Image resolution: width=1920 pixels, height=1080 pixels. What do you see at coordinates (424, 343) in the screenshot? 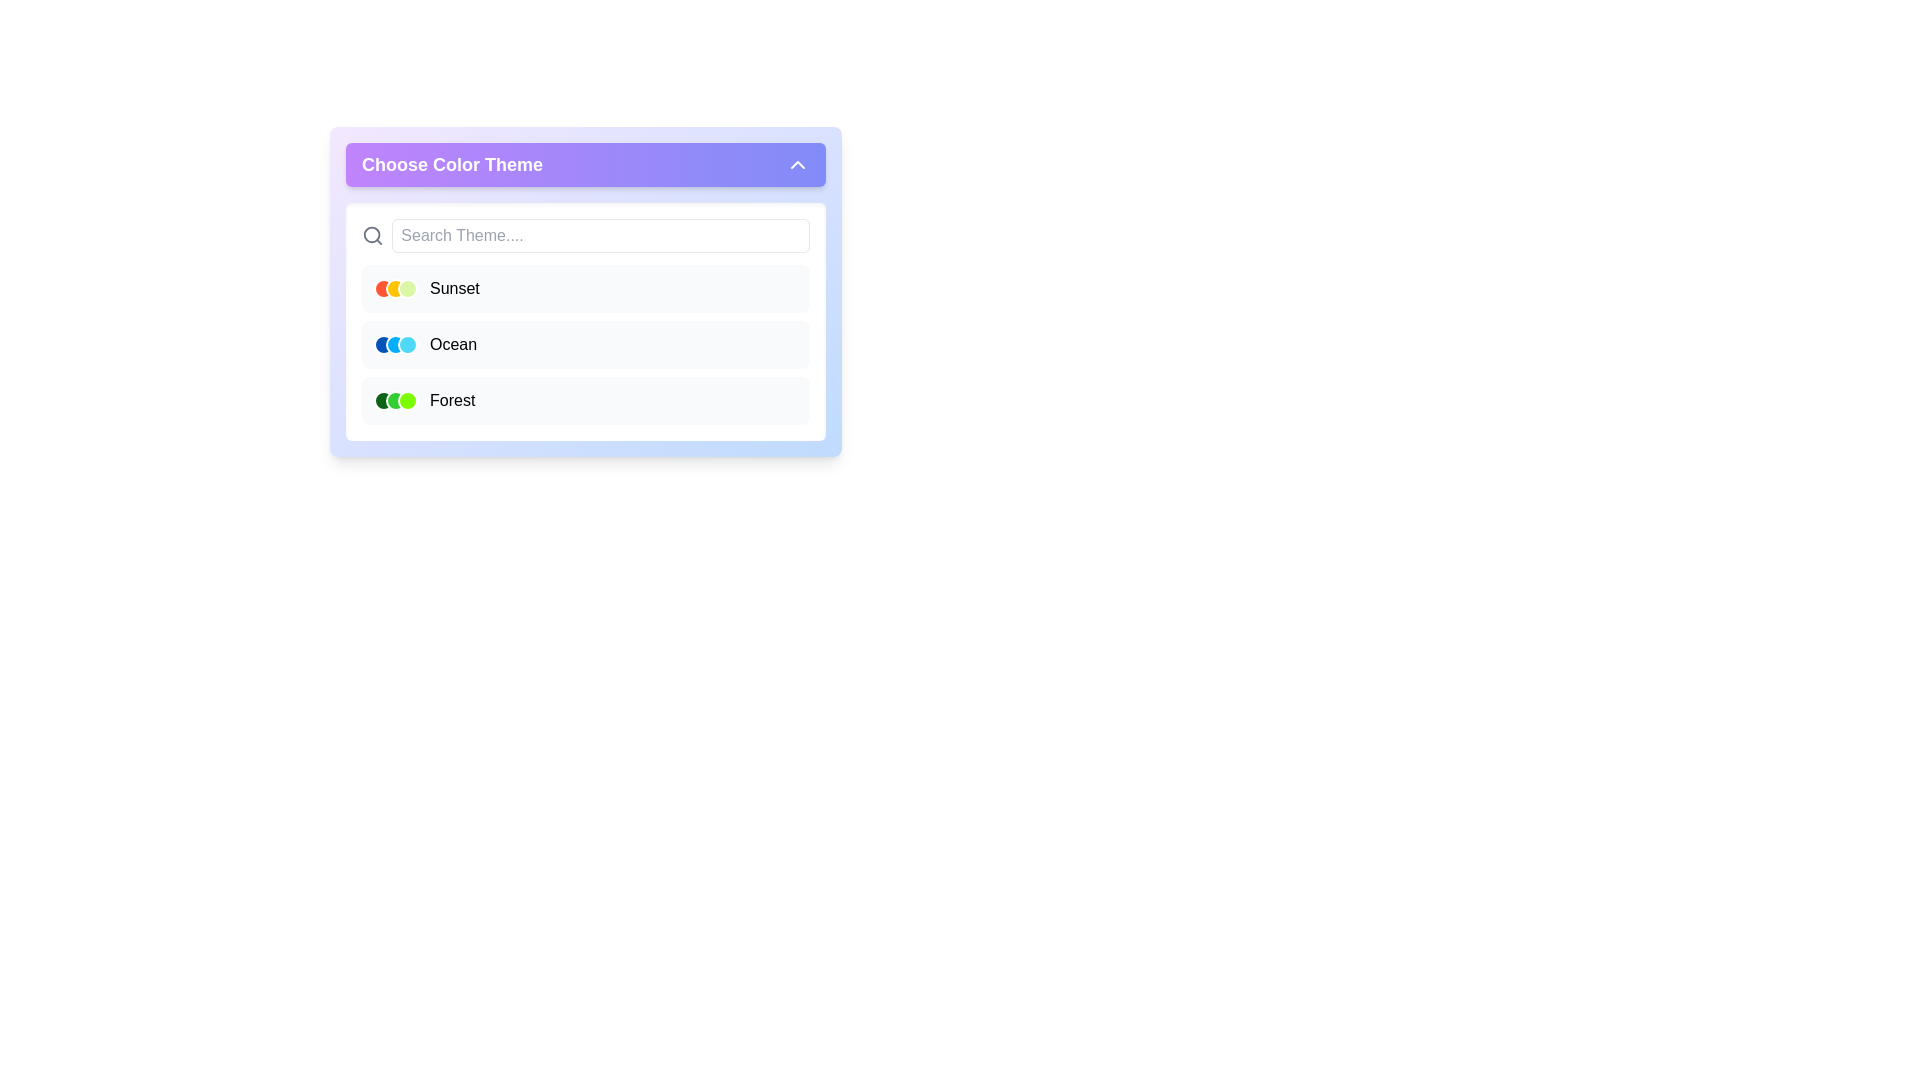
I see `the list item labeled 'Ocean' in the 'Choose Color Theme' pane` at bounding box center [424, 343].